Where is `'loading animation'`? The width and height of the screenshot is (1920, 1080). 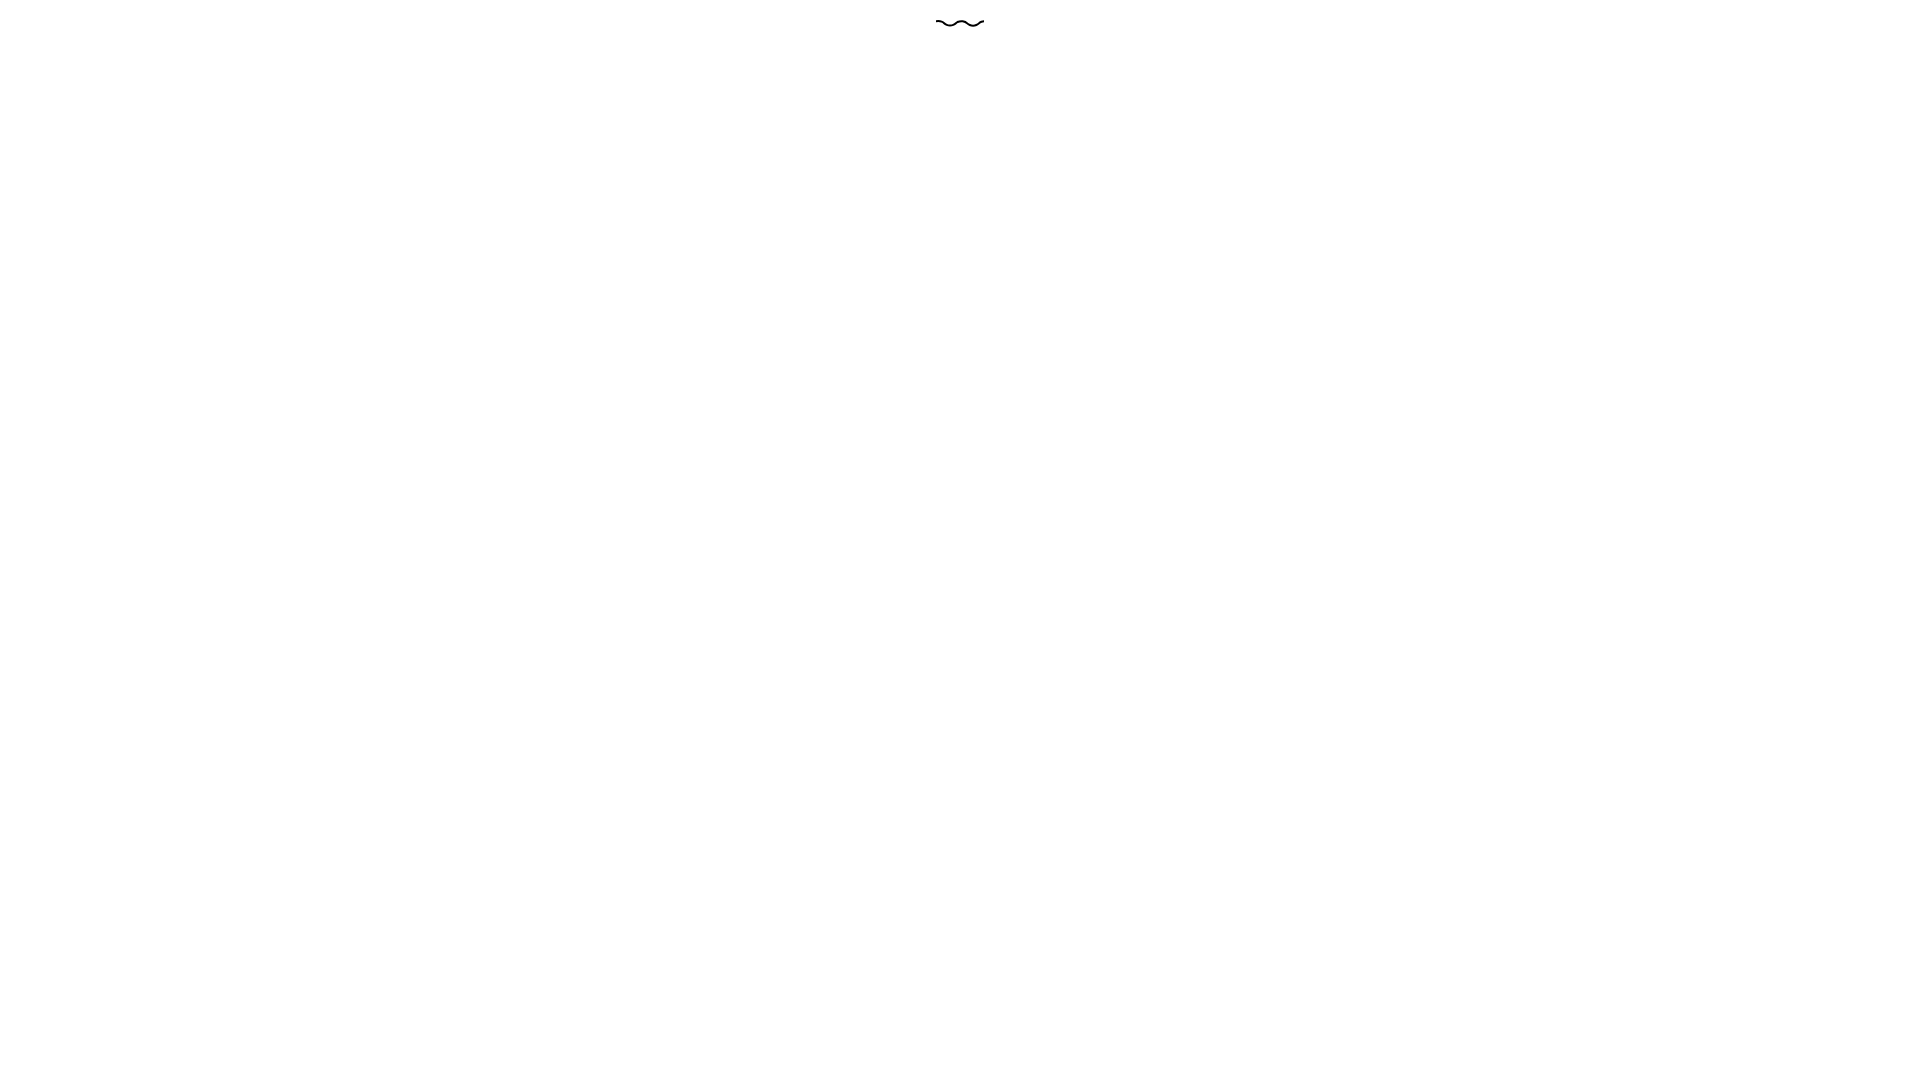
'loading animation' is located at coordinates (960, 23).